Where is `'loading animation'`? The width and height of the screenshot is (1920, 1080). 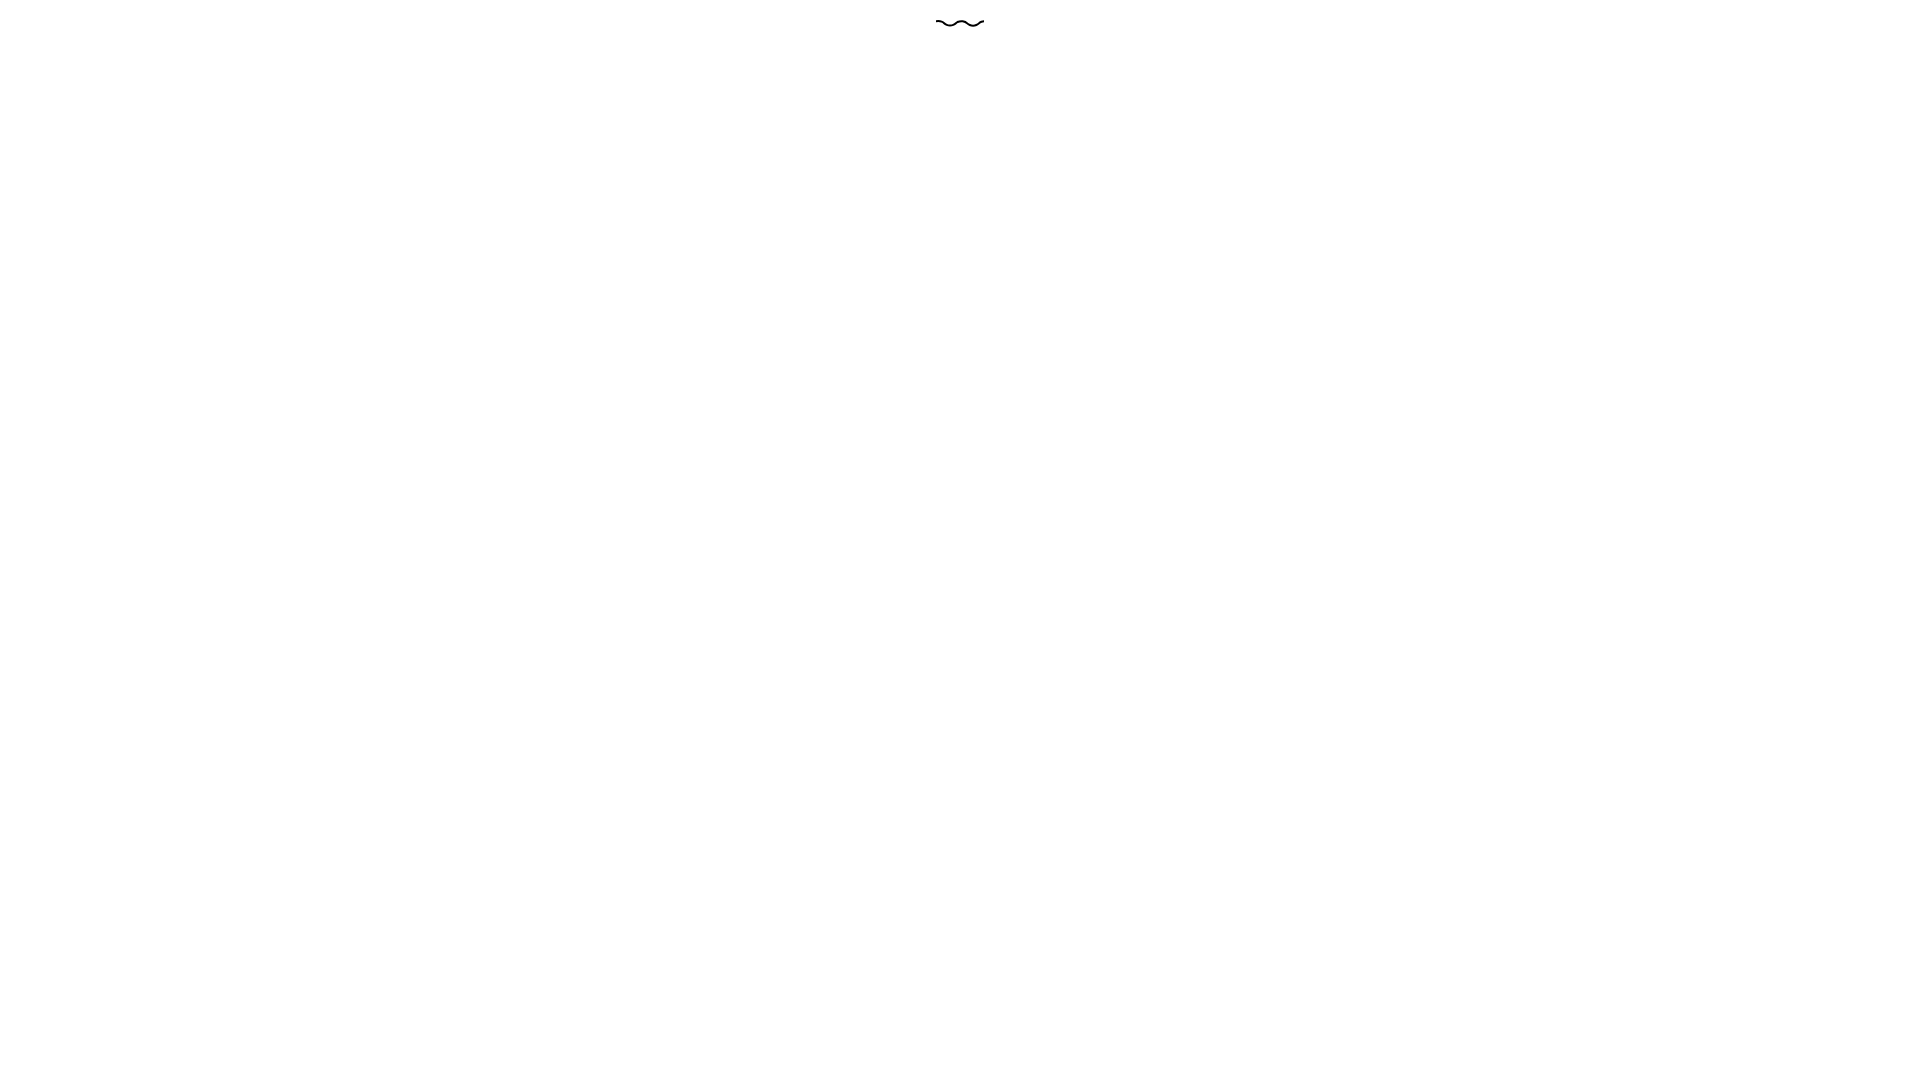
'loading animation' is located at coordinates (960, 23).